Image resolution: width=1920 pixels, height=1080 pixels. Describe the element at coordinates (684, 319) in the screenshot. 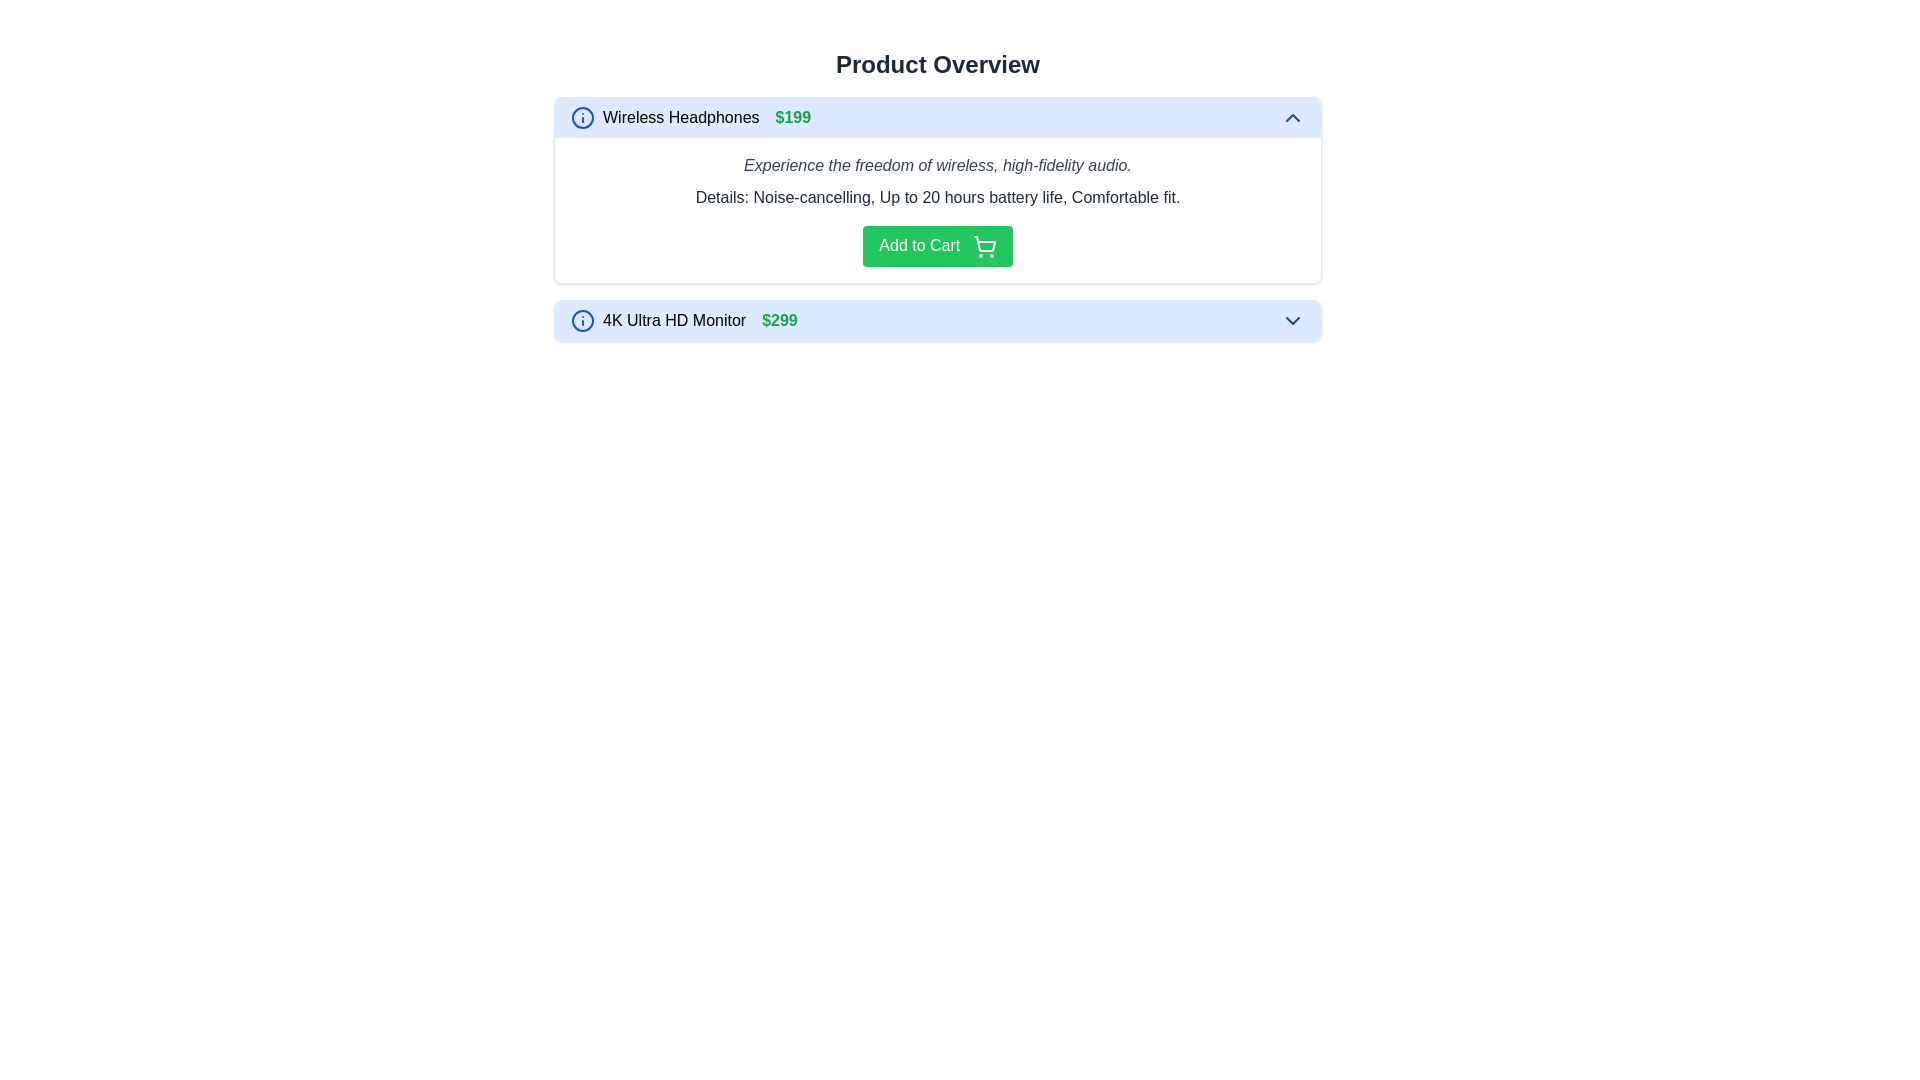

I see `the Composite element displaying the text '4K Ultra HD Monitor $299'` at that location.